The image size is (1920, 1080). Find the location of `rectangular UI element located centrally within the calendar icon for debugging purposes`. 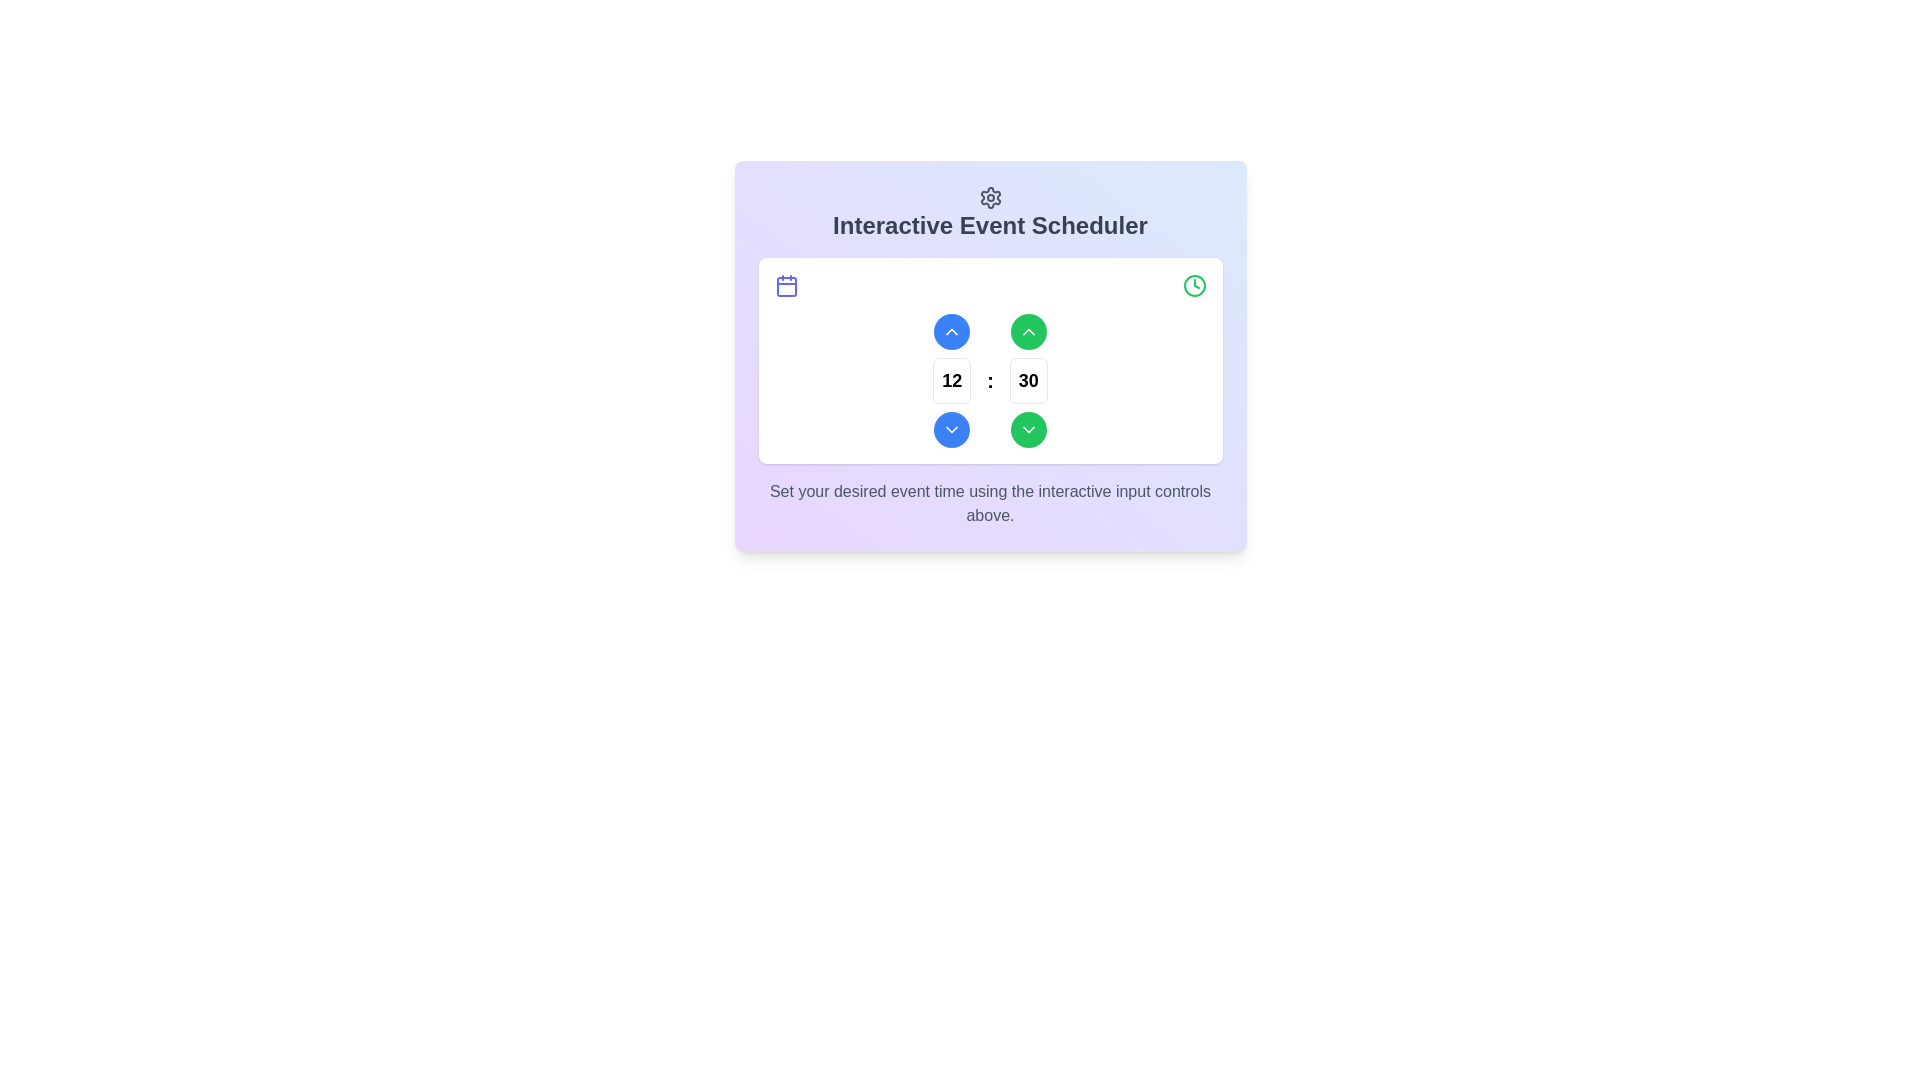

rectangular UI element located centrally within the calendar icon for debugging purposes is located at coordinates (785, 286).